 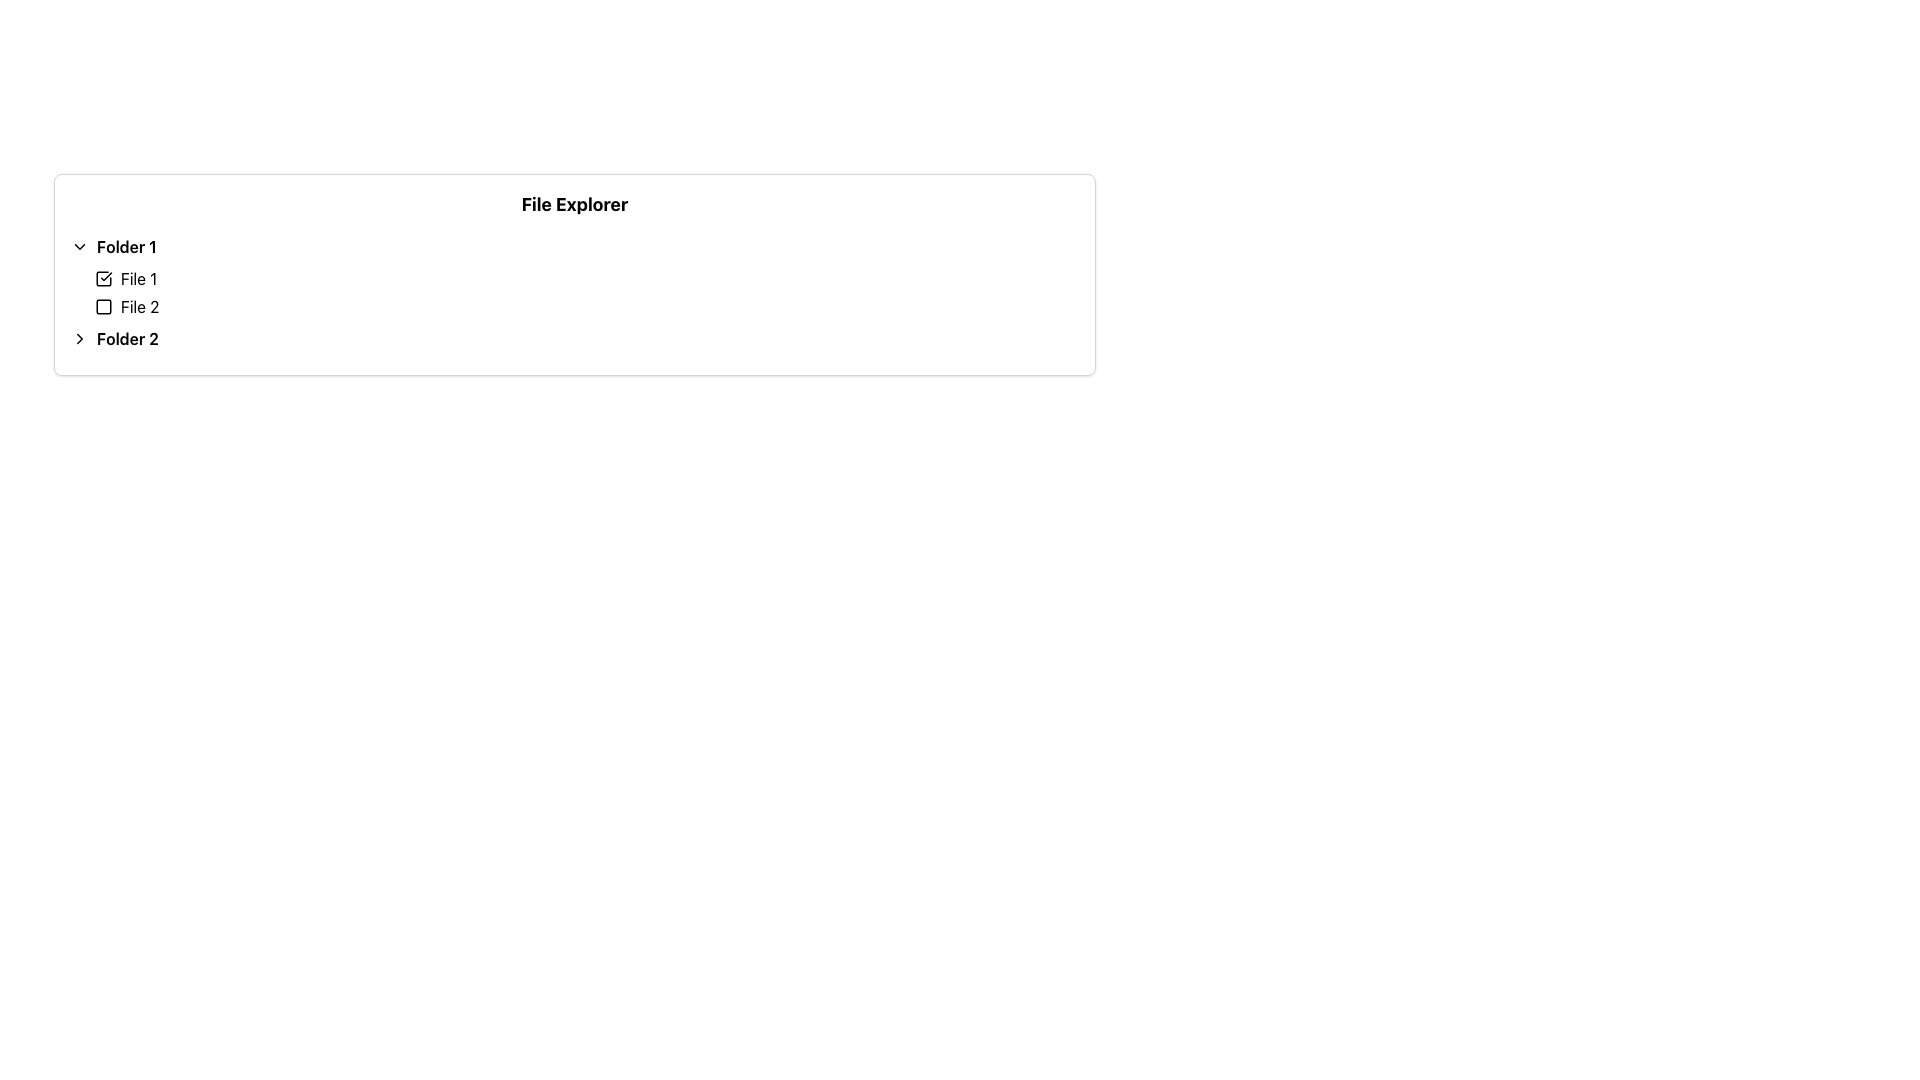 What do you see at coordinates (103, 278) in the screenshot?
I see `the Checkbox icon element, which is a square-shaped icon with a checkmark, located immediately to the left of the 'File 1' label` at bounding box center [103, 278].